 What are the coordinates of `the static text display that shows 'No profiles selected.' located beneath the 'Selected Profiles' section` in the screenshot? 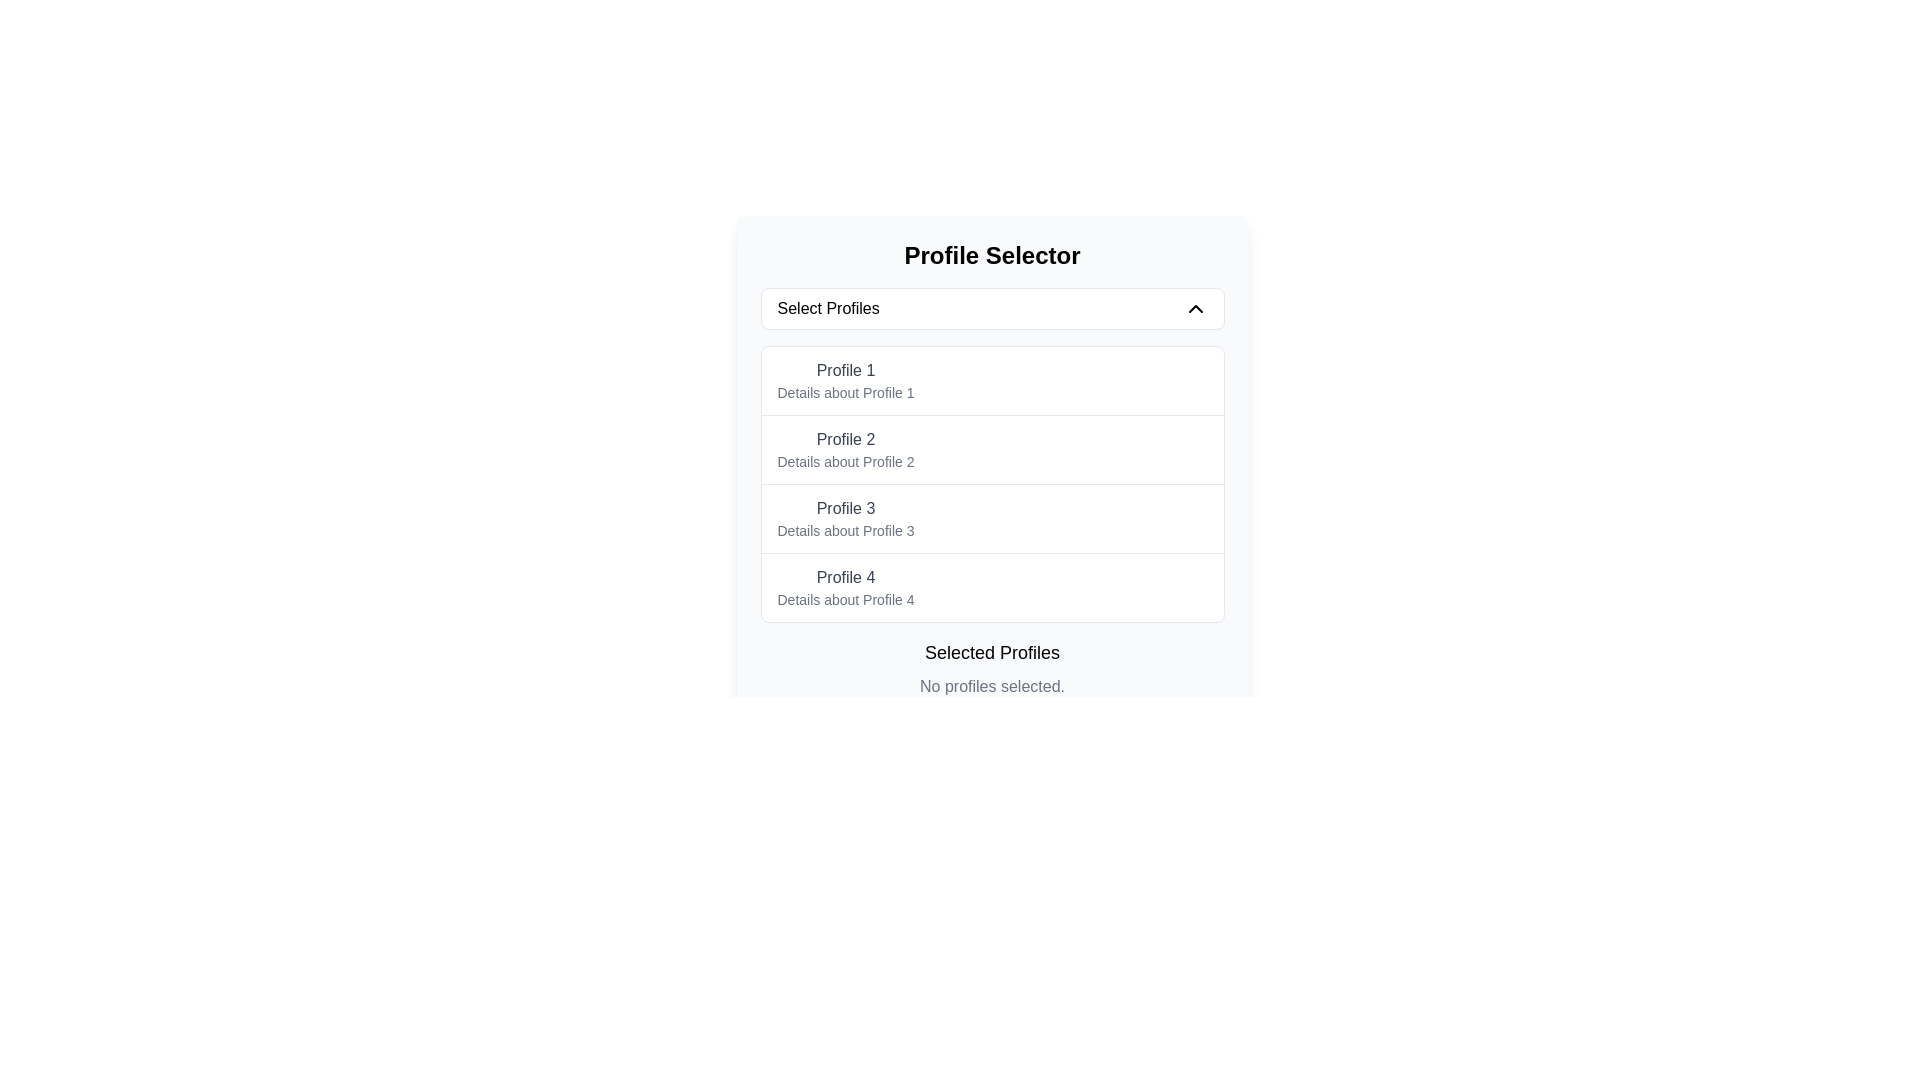 It's located at (992, 685).